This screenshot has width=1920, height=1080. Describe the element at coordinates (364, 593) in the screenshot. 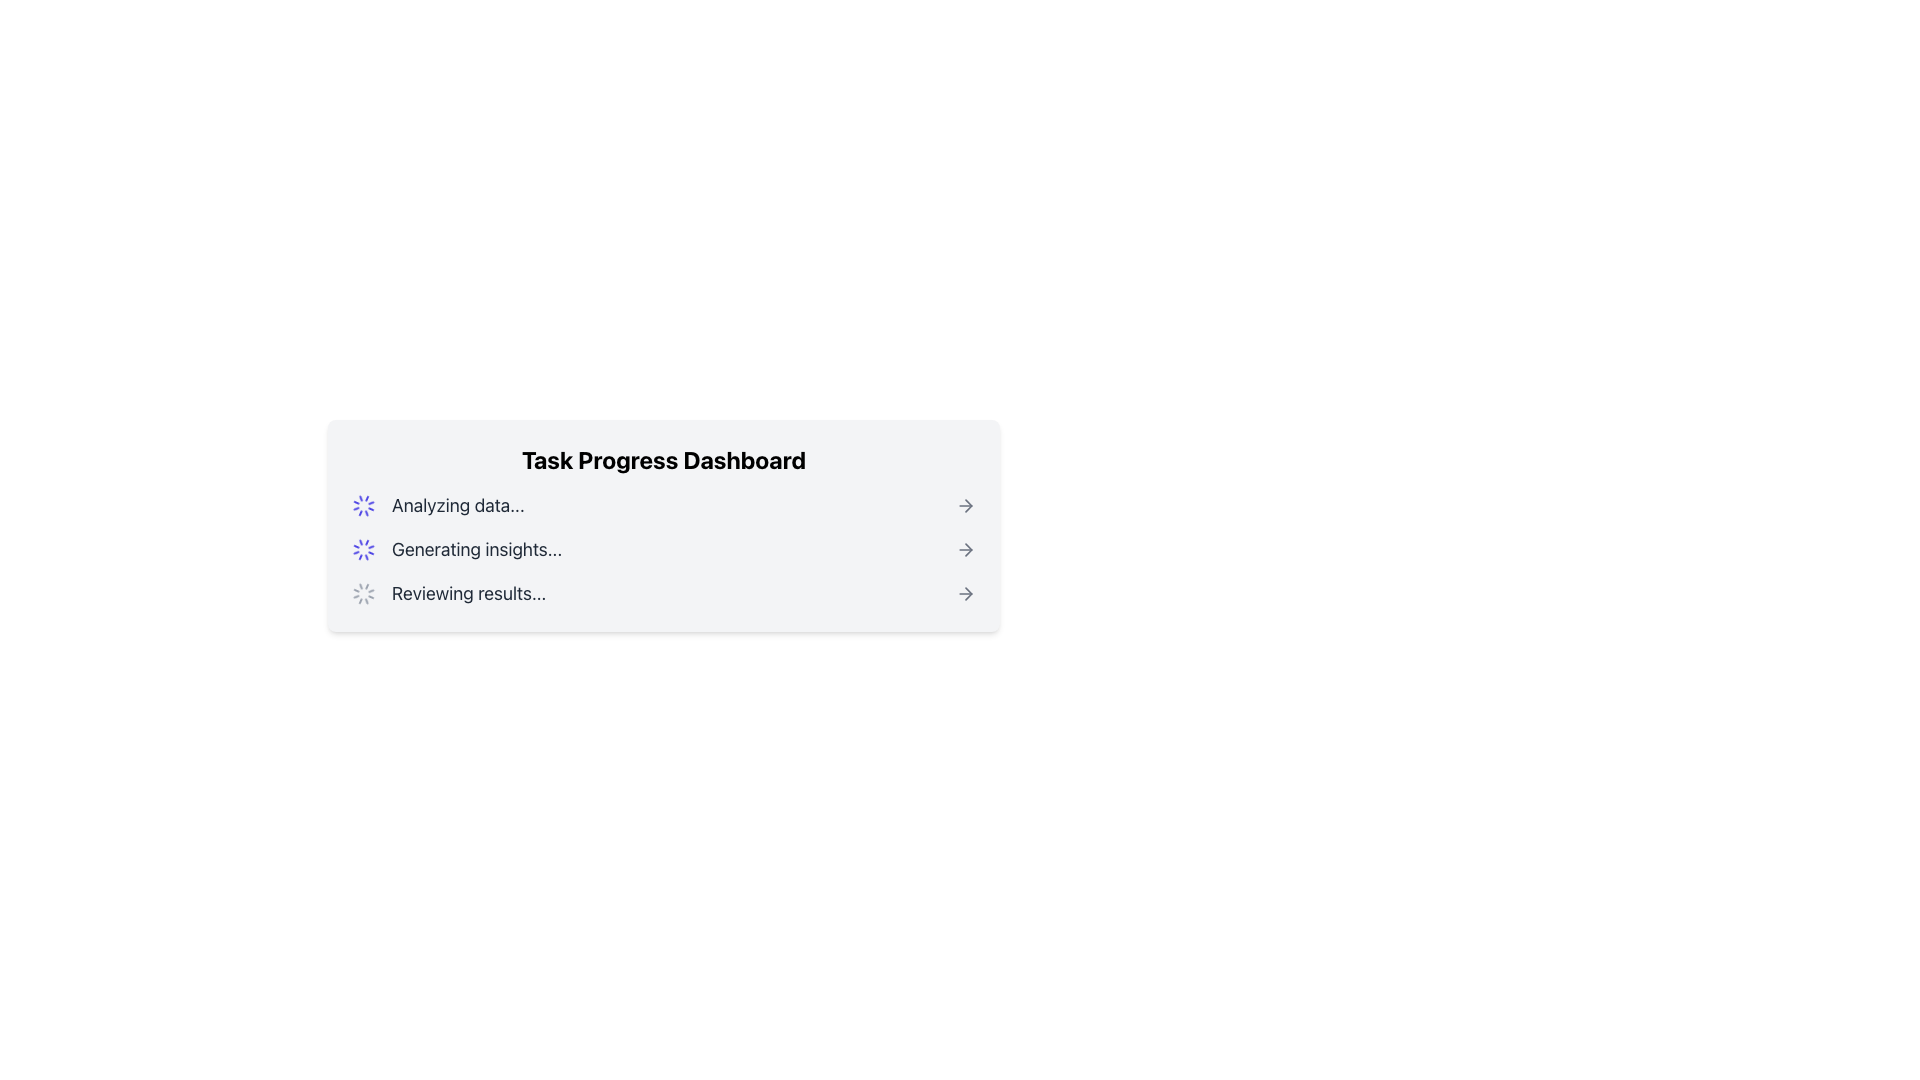

I see `the Spinner element, which indicates ongoing activity related to 'Reviewing results...'` at that location.